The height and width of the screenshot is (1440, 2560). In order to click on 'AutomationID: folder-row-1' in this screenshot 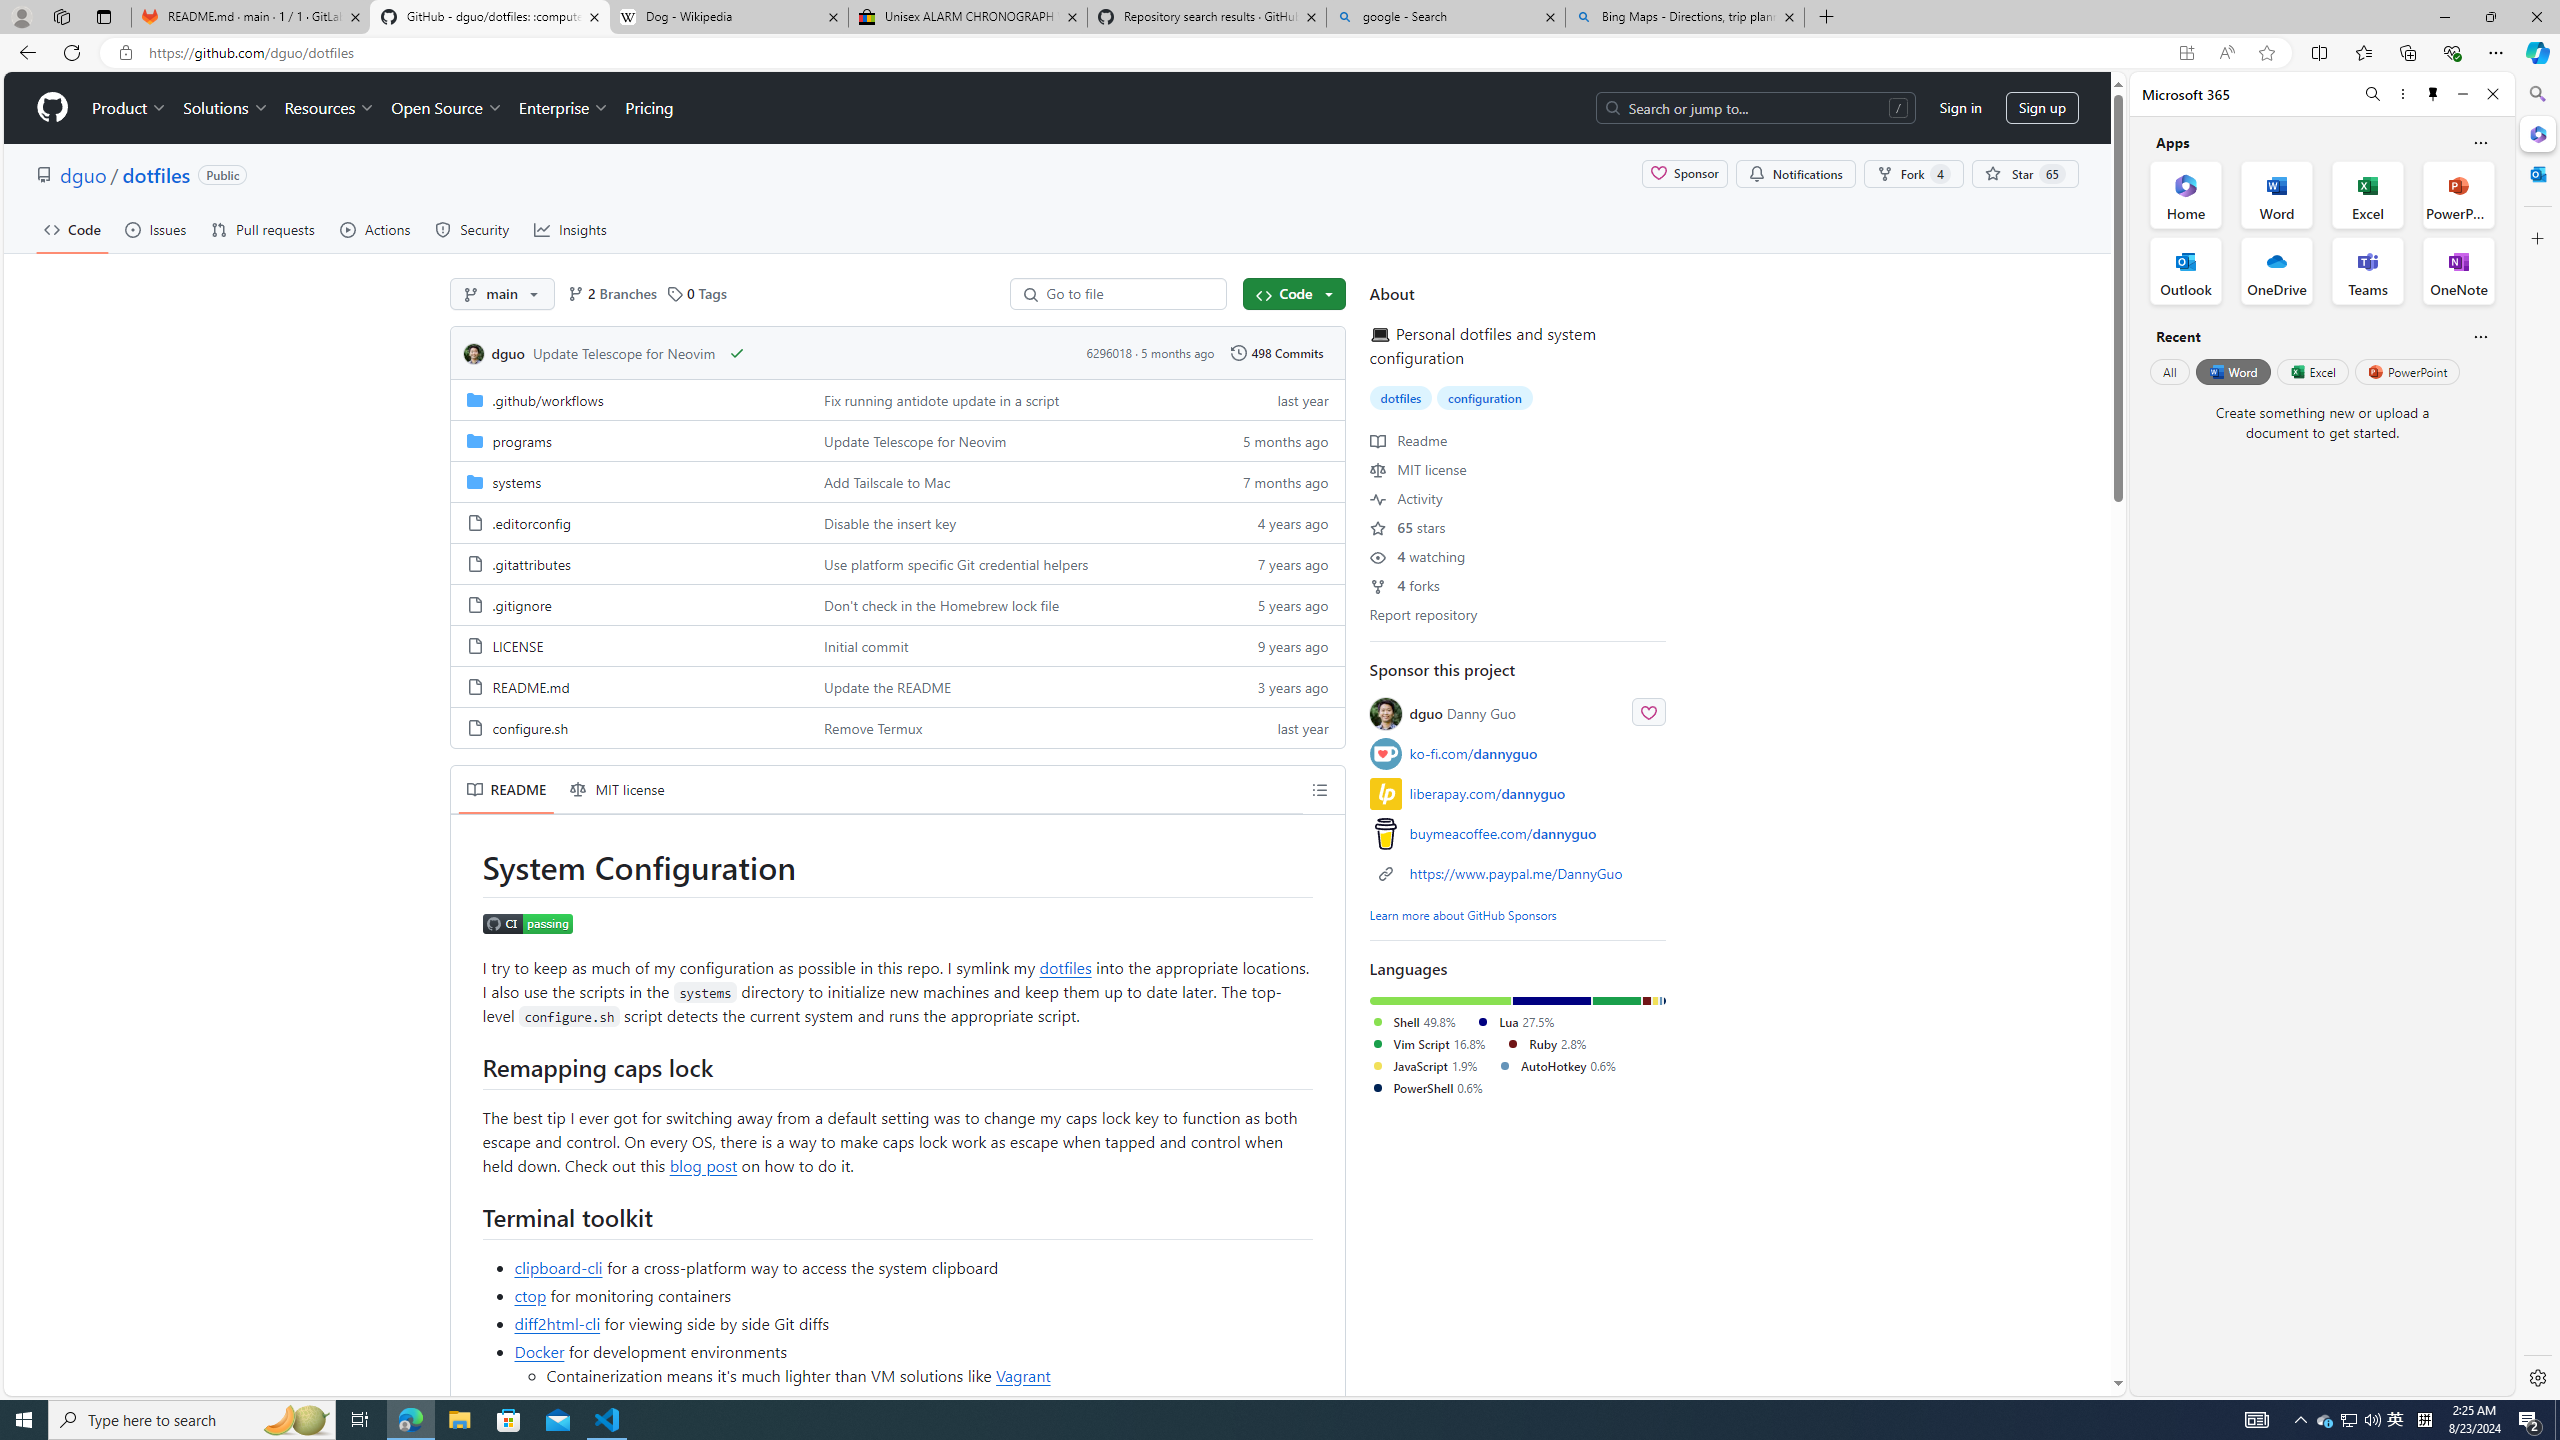, I will do `click(896, 440)`.